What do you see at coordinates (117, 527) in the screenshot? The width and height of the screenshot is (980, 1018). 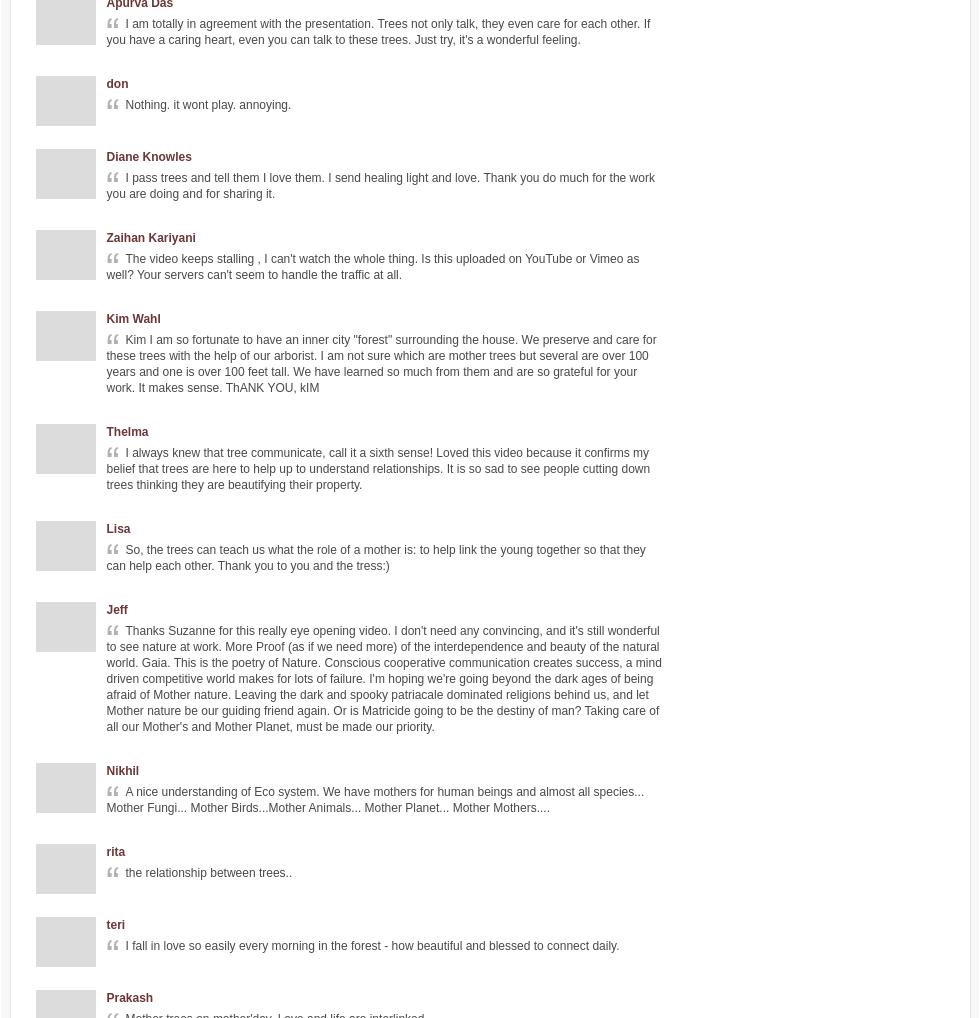 I see `'Lisa'` at bounding box center [117, 527].